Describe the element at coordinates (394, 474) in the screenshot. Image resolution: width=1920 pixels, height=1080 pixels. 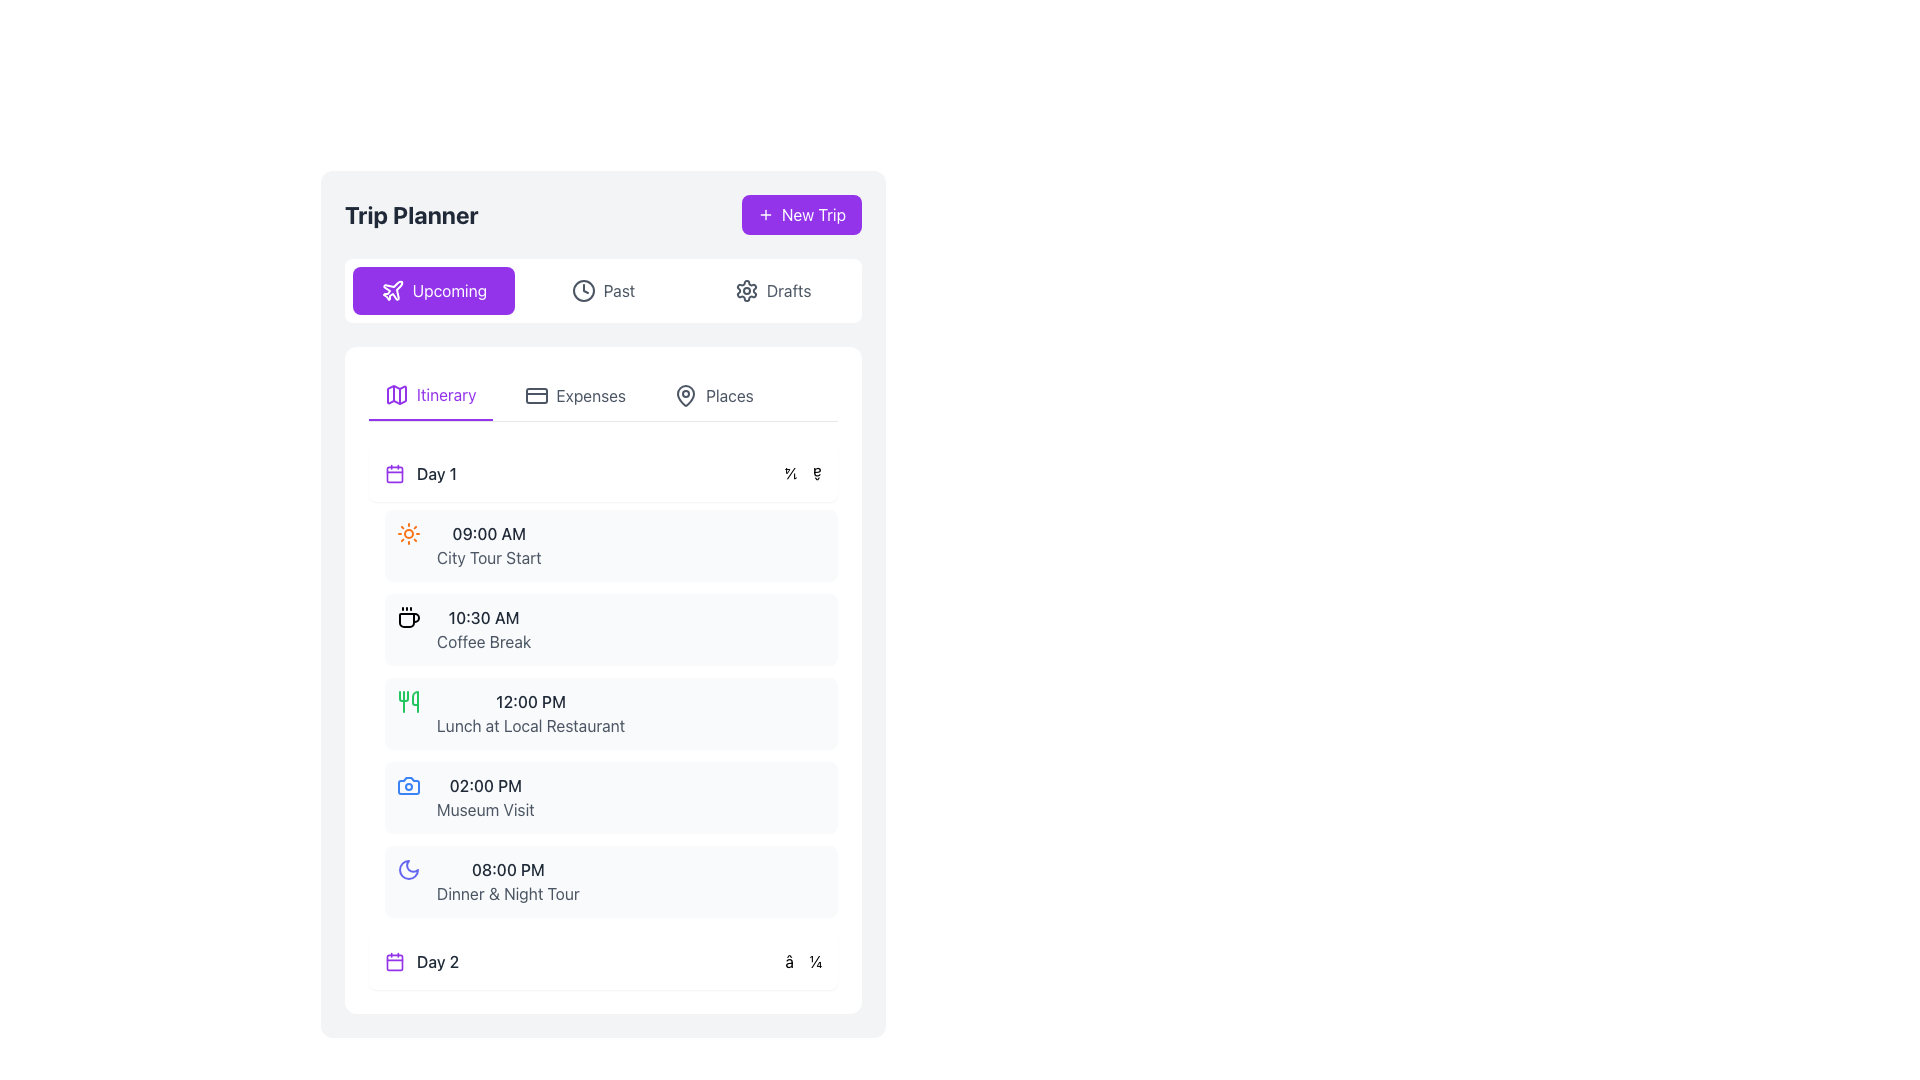
I see `the calendar icon located to the left of the text 'Day 1' in the itinerary section for reference` at that location.